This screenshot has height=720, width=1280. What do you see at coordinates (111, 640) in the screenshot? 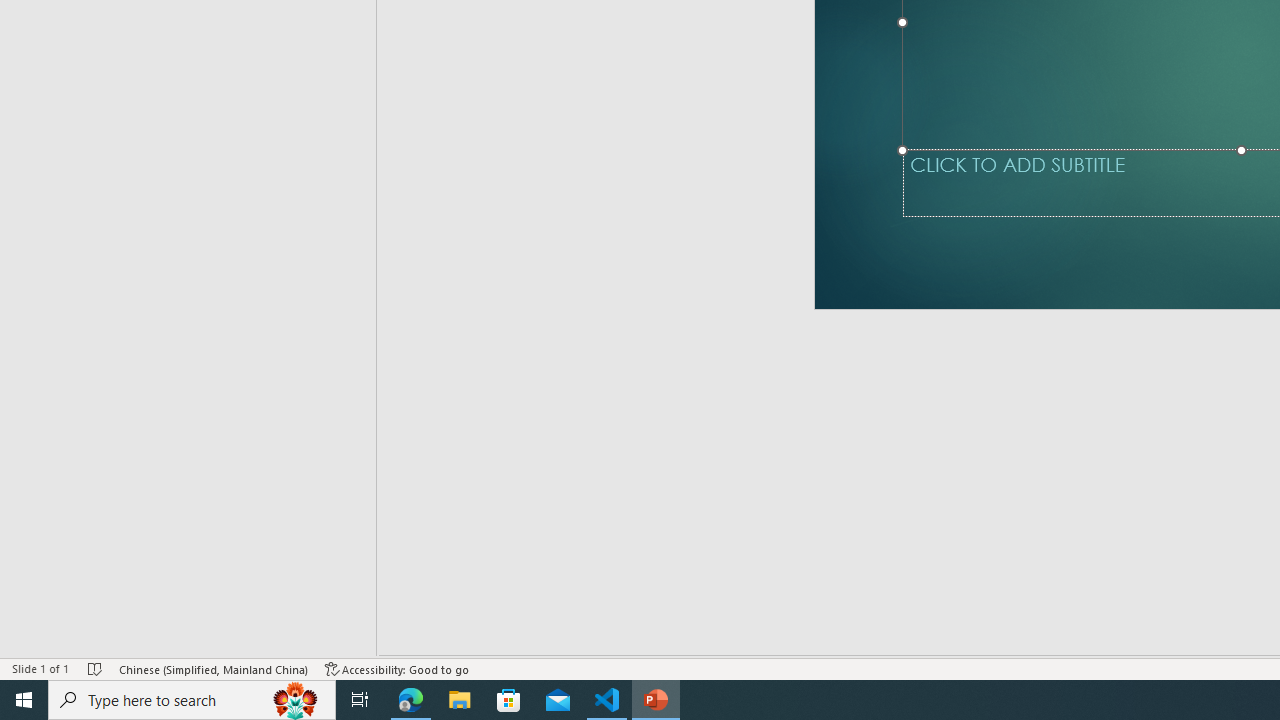
I see `'Spelling and Grammar Check No Errors'` at bounding box center [111, 640].